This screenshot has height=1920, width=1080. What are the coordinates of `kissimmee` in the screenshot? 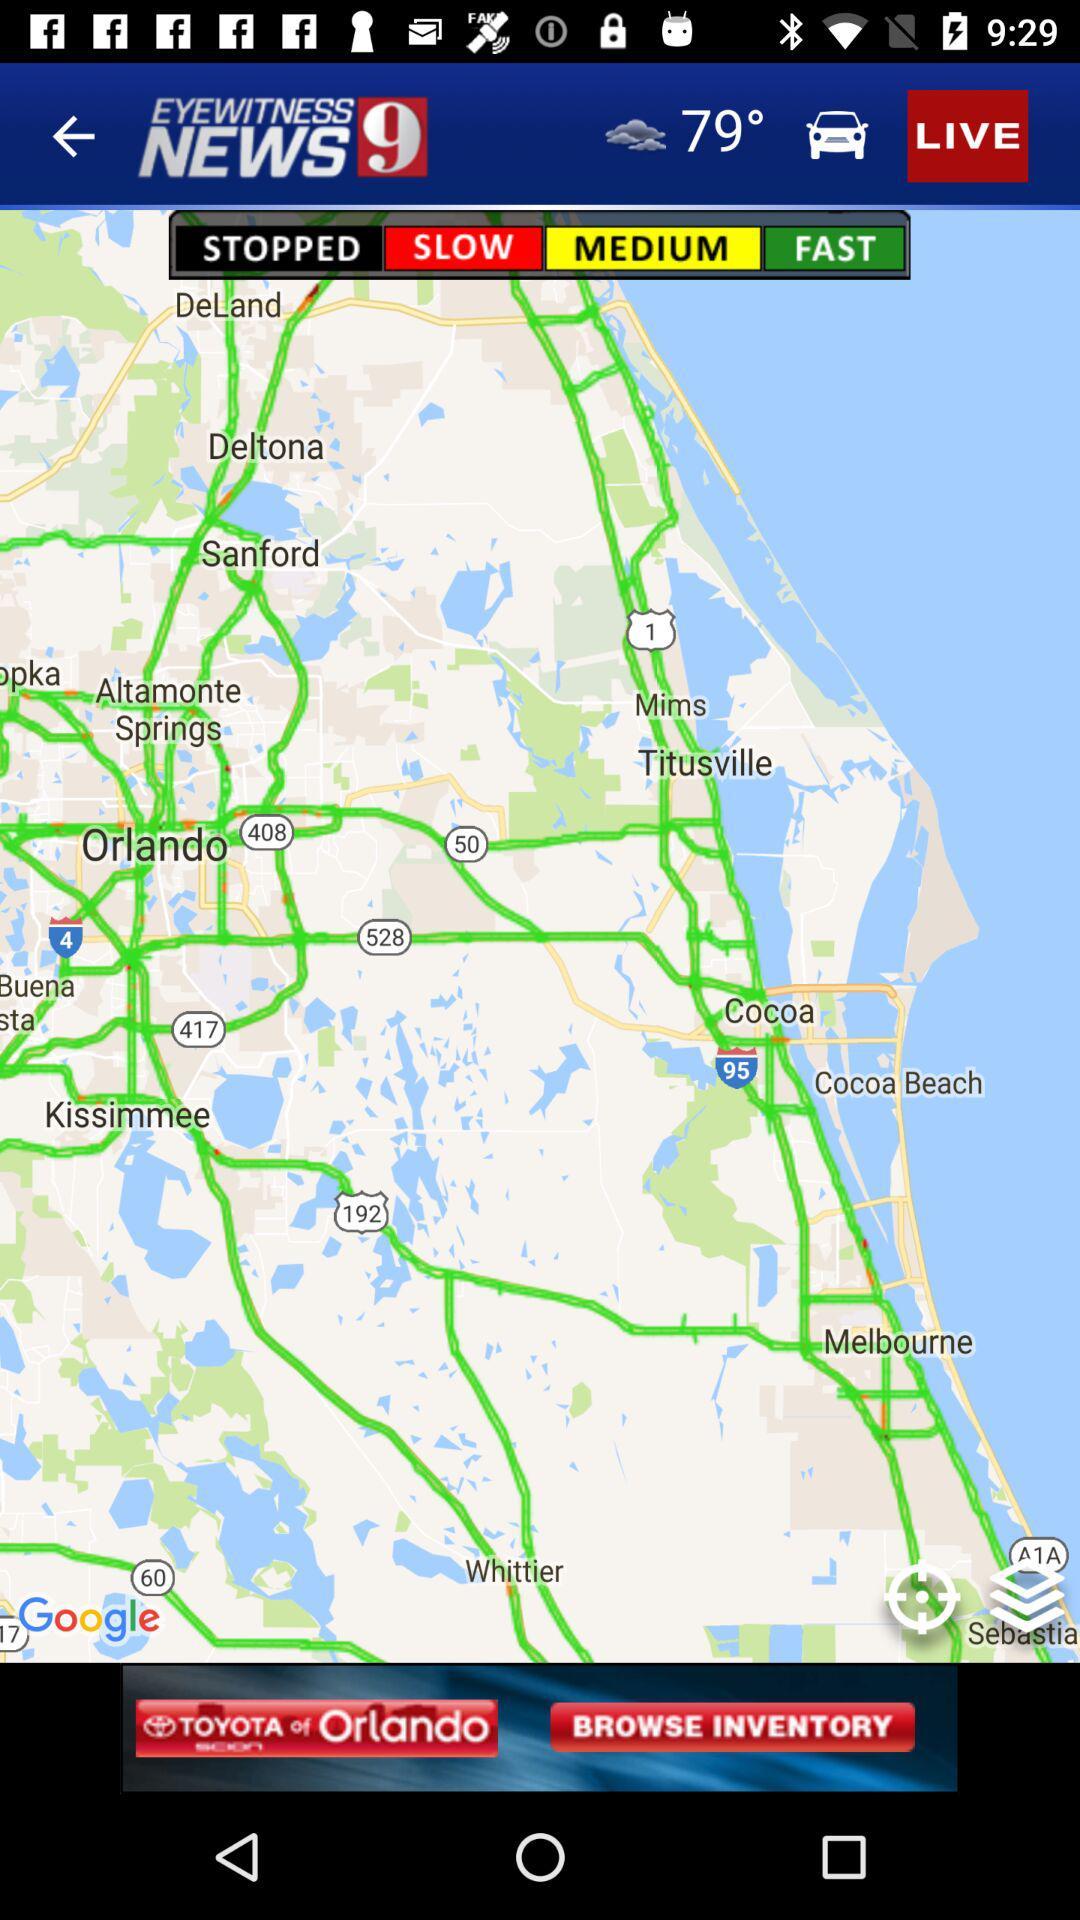 It's located at (156, 1145).